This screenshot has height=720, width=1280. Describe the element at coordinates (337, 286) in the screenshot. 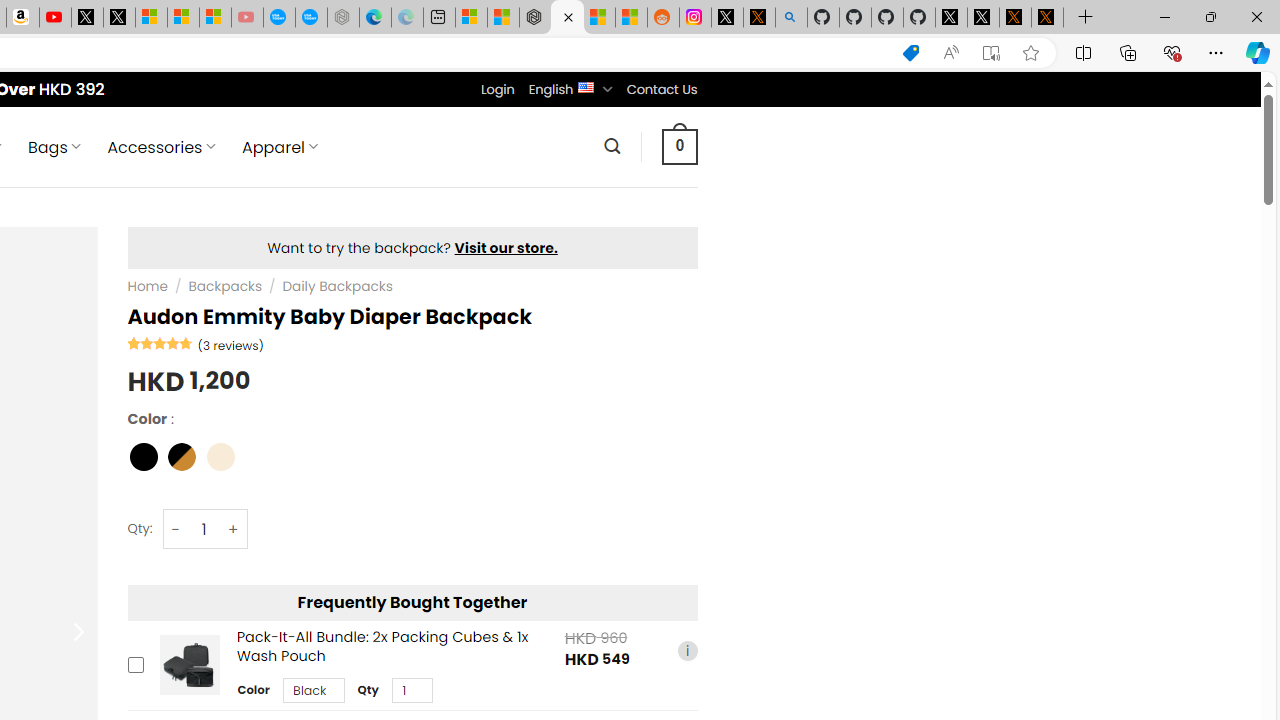

I see `'Daily Backpacks'` at that location.